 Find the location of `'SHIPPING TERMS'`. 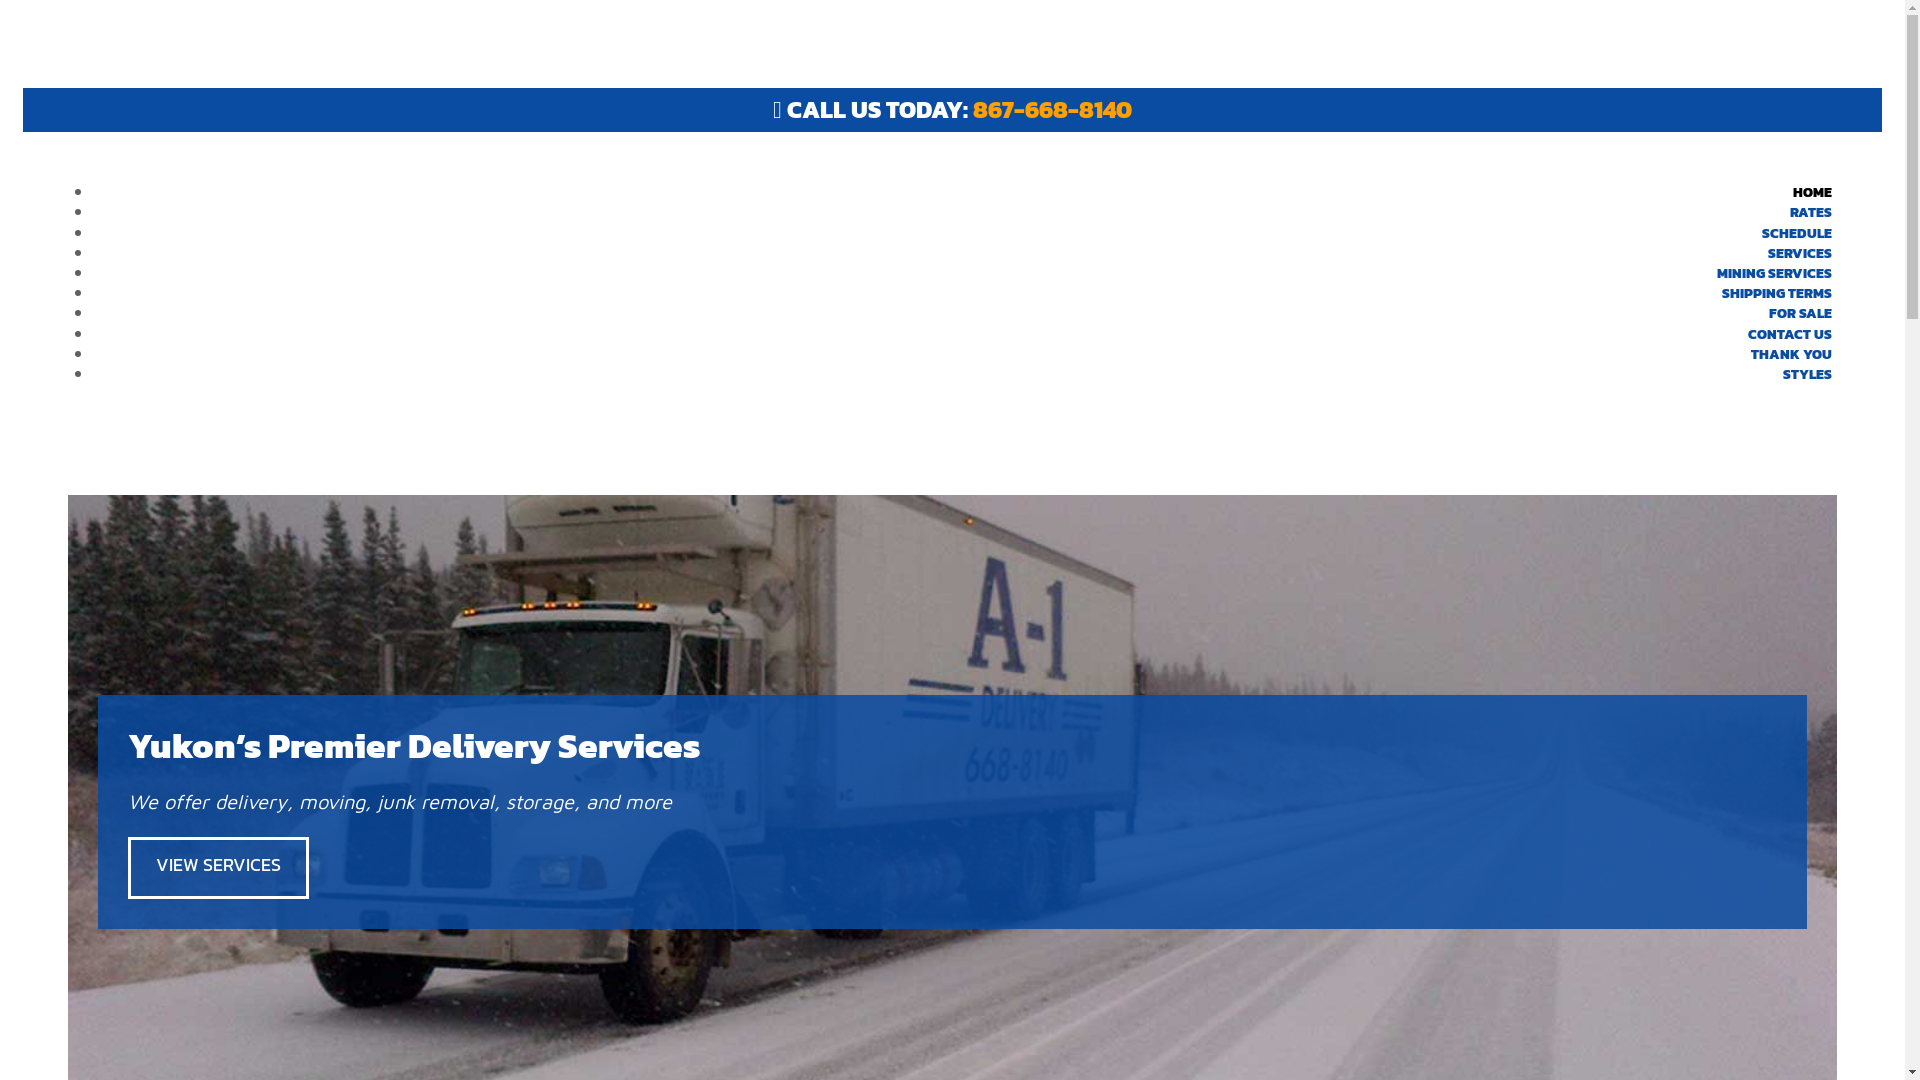

'SHIPPING TERMS' is located at coordinates (1776, 293).